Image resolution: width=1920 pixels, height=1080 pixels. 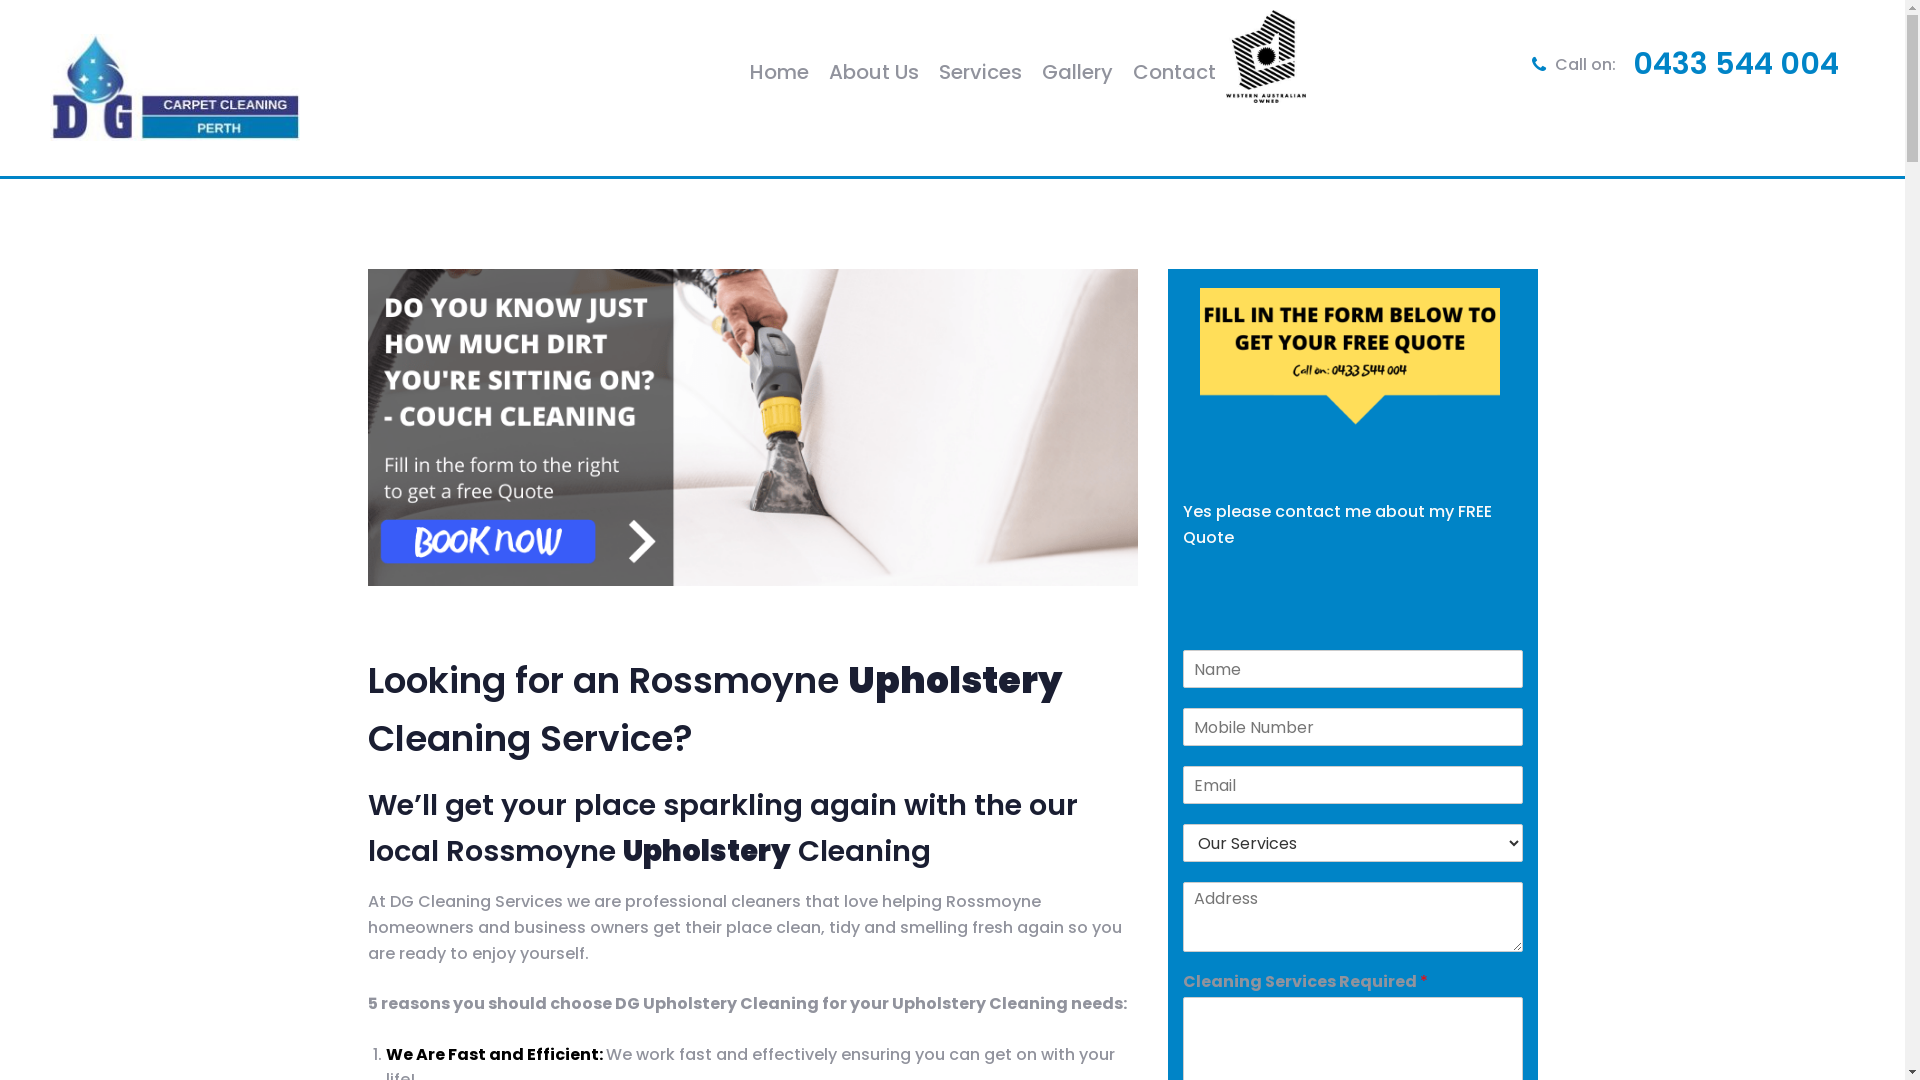 What do you see at coordinates (1174, 71) in the screenshot?
I see `'Contact'` at bounding box center [1174, 71].